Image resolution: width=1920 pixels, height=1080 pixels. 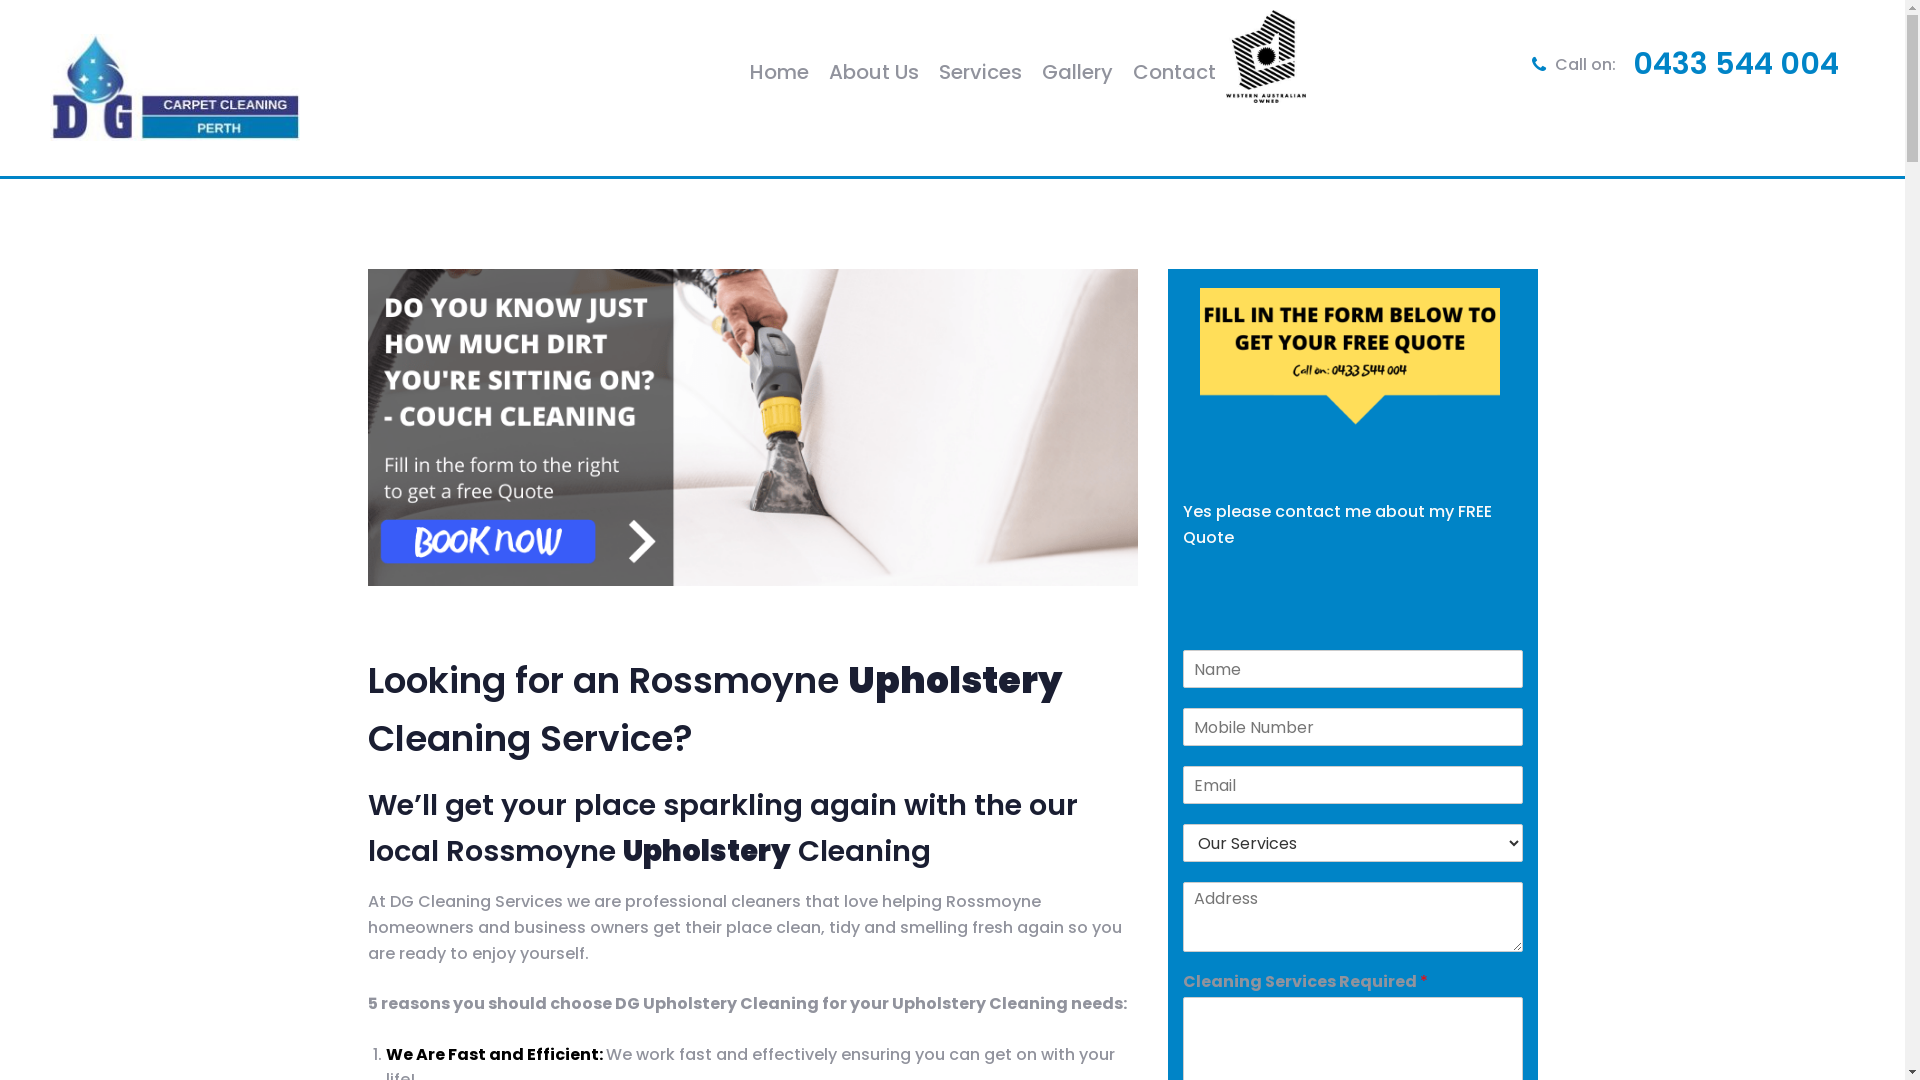 What do you see at coordinates (1174, 71) in the screenshot?
I see `'Contact'` at bounding box center [1174, 71].